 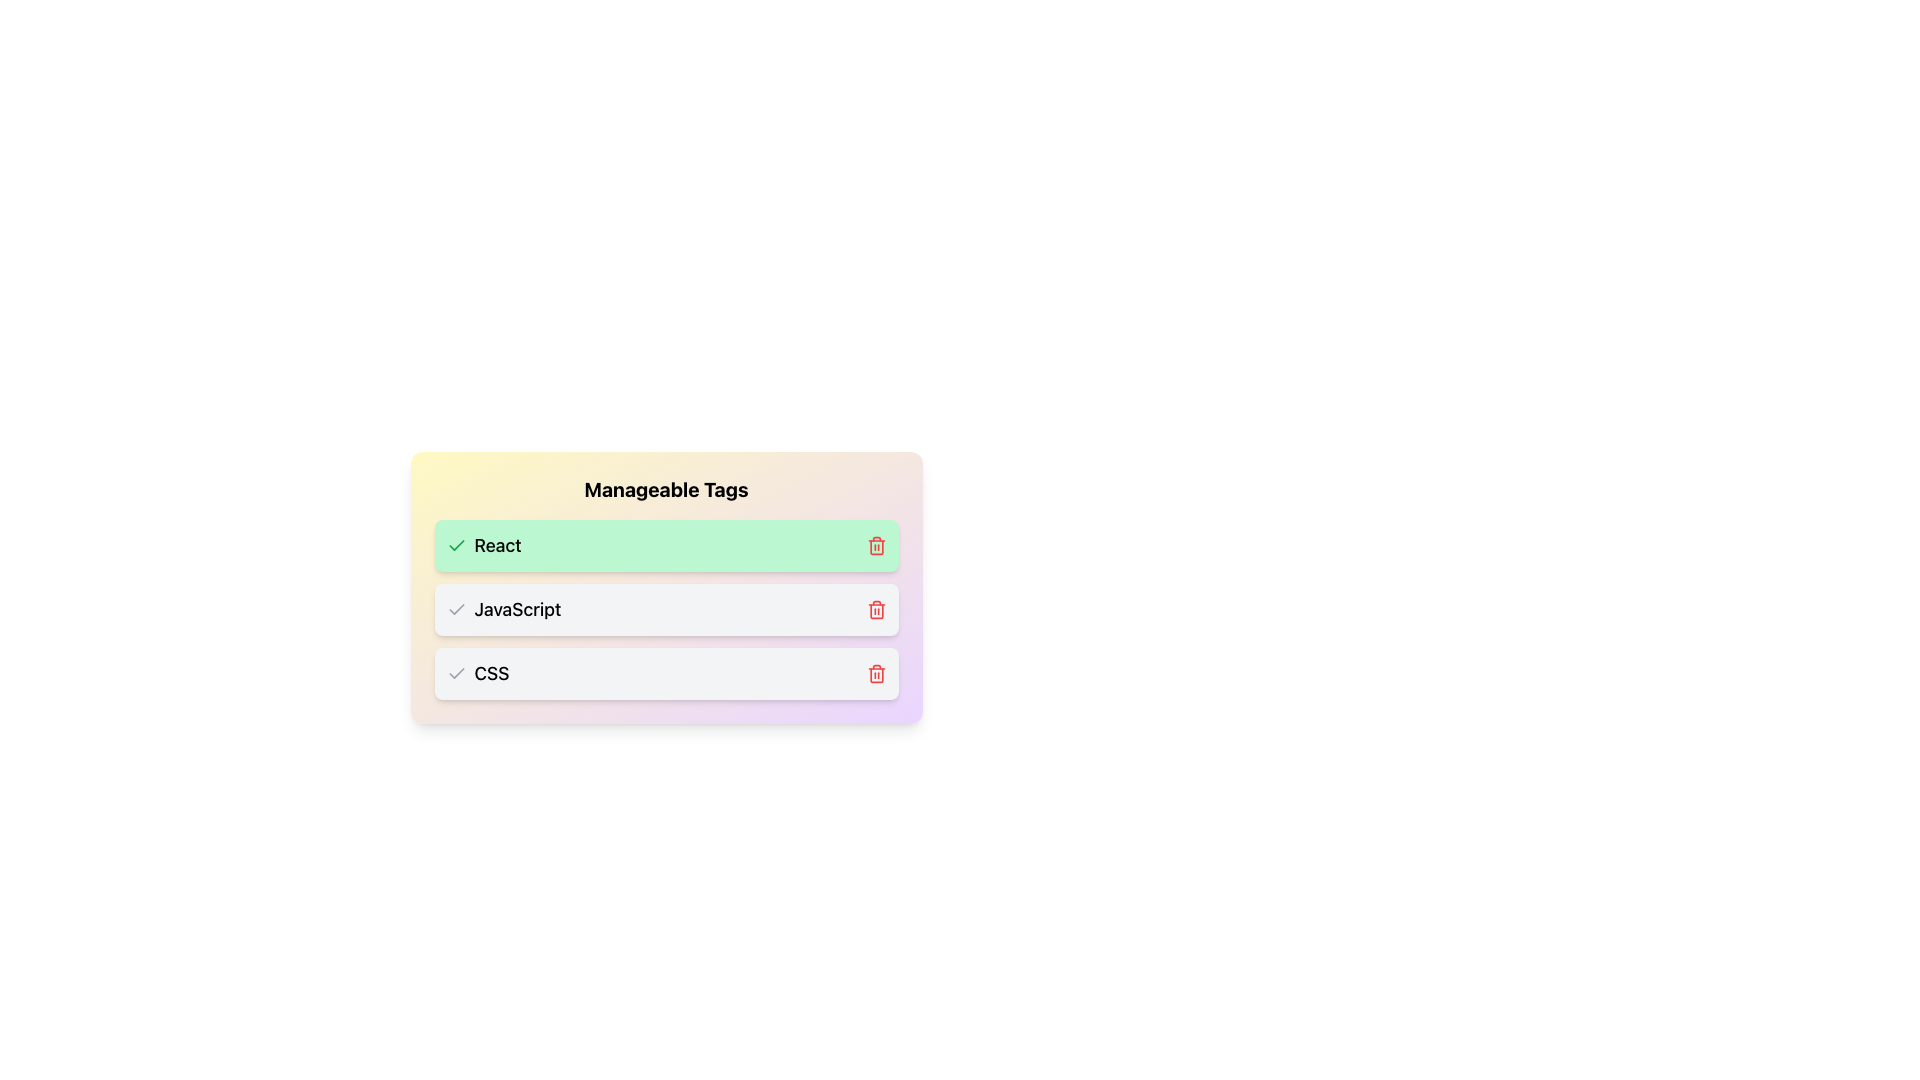 I want to click on text content of the label displaying 'CSS' in the third row of the 'Manageable Tags' list, so click(x=492, y=674).